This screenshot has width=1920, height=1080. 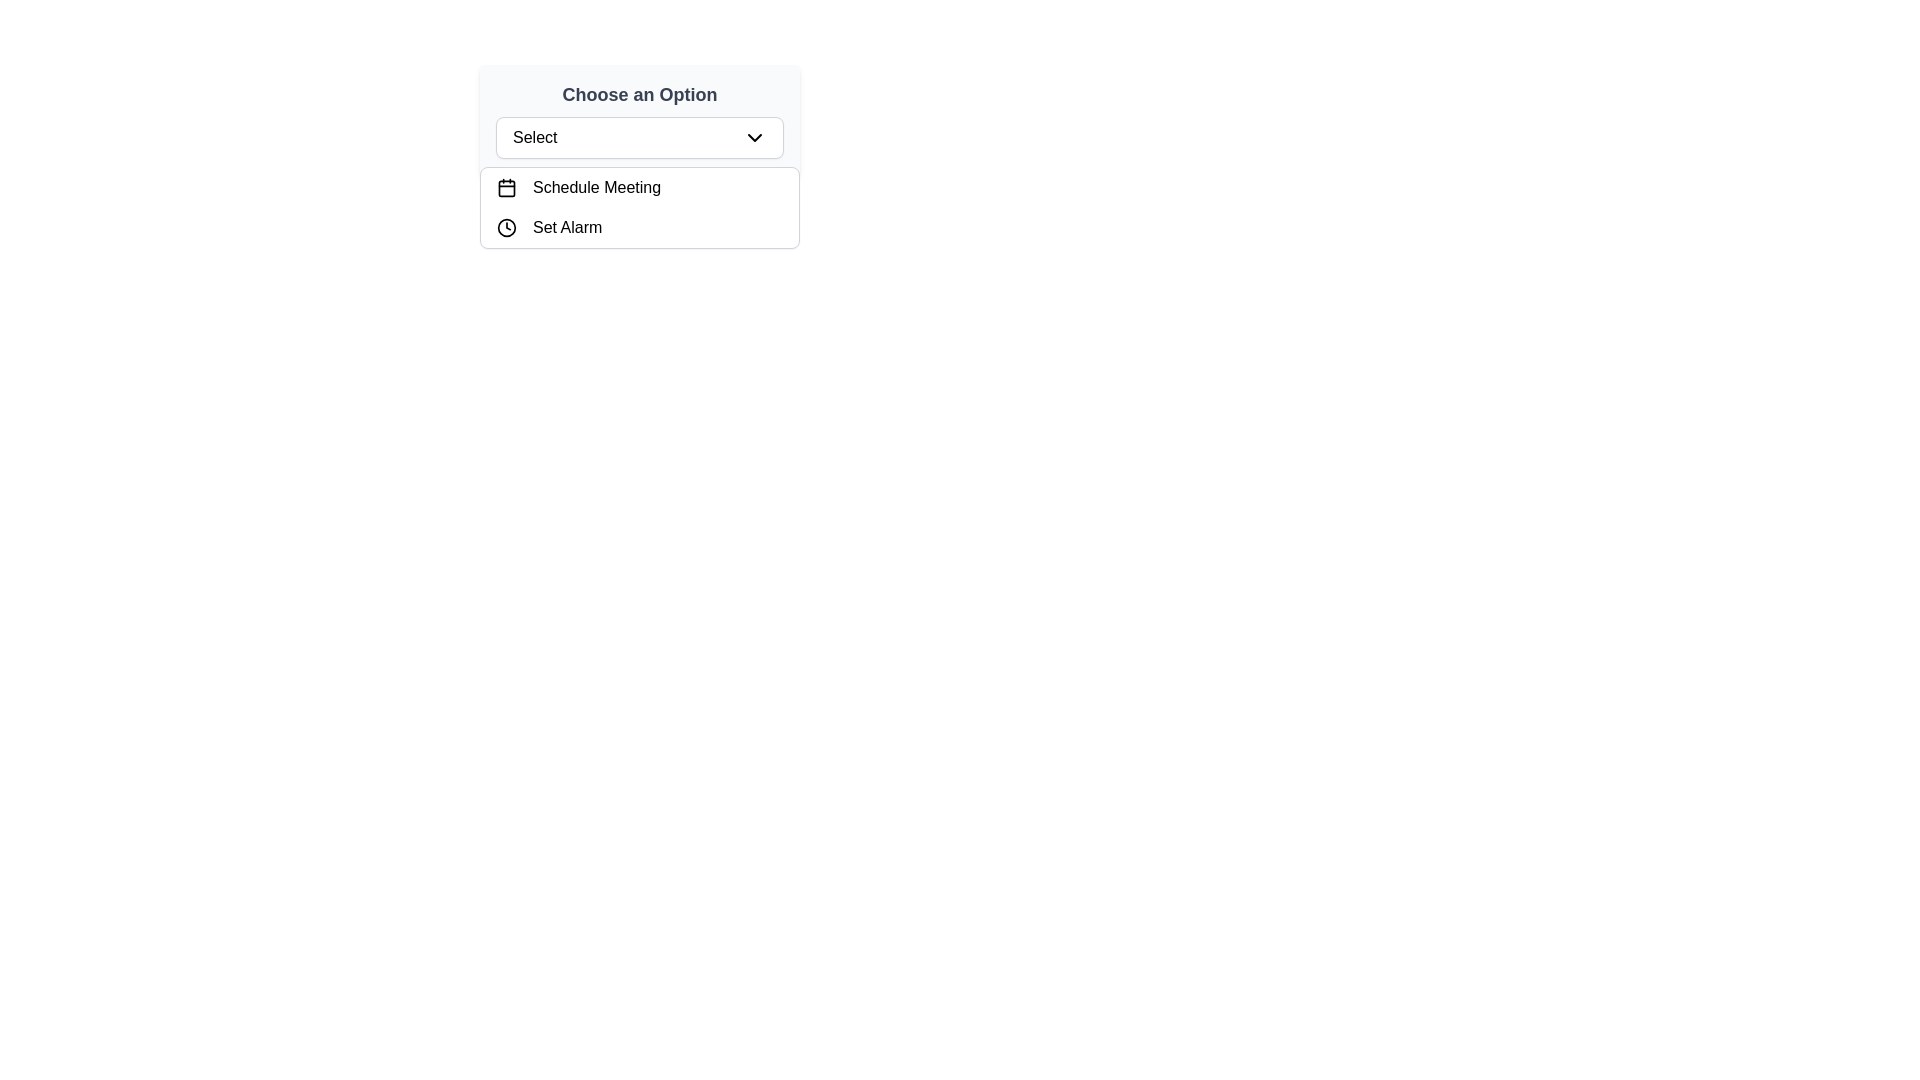 I want to click on the 'Schedule Meeting' text label located in the menu below the 'Select' dropdown button, so click(x=596, y=188).